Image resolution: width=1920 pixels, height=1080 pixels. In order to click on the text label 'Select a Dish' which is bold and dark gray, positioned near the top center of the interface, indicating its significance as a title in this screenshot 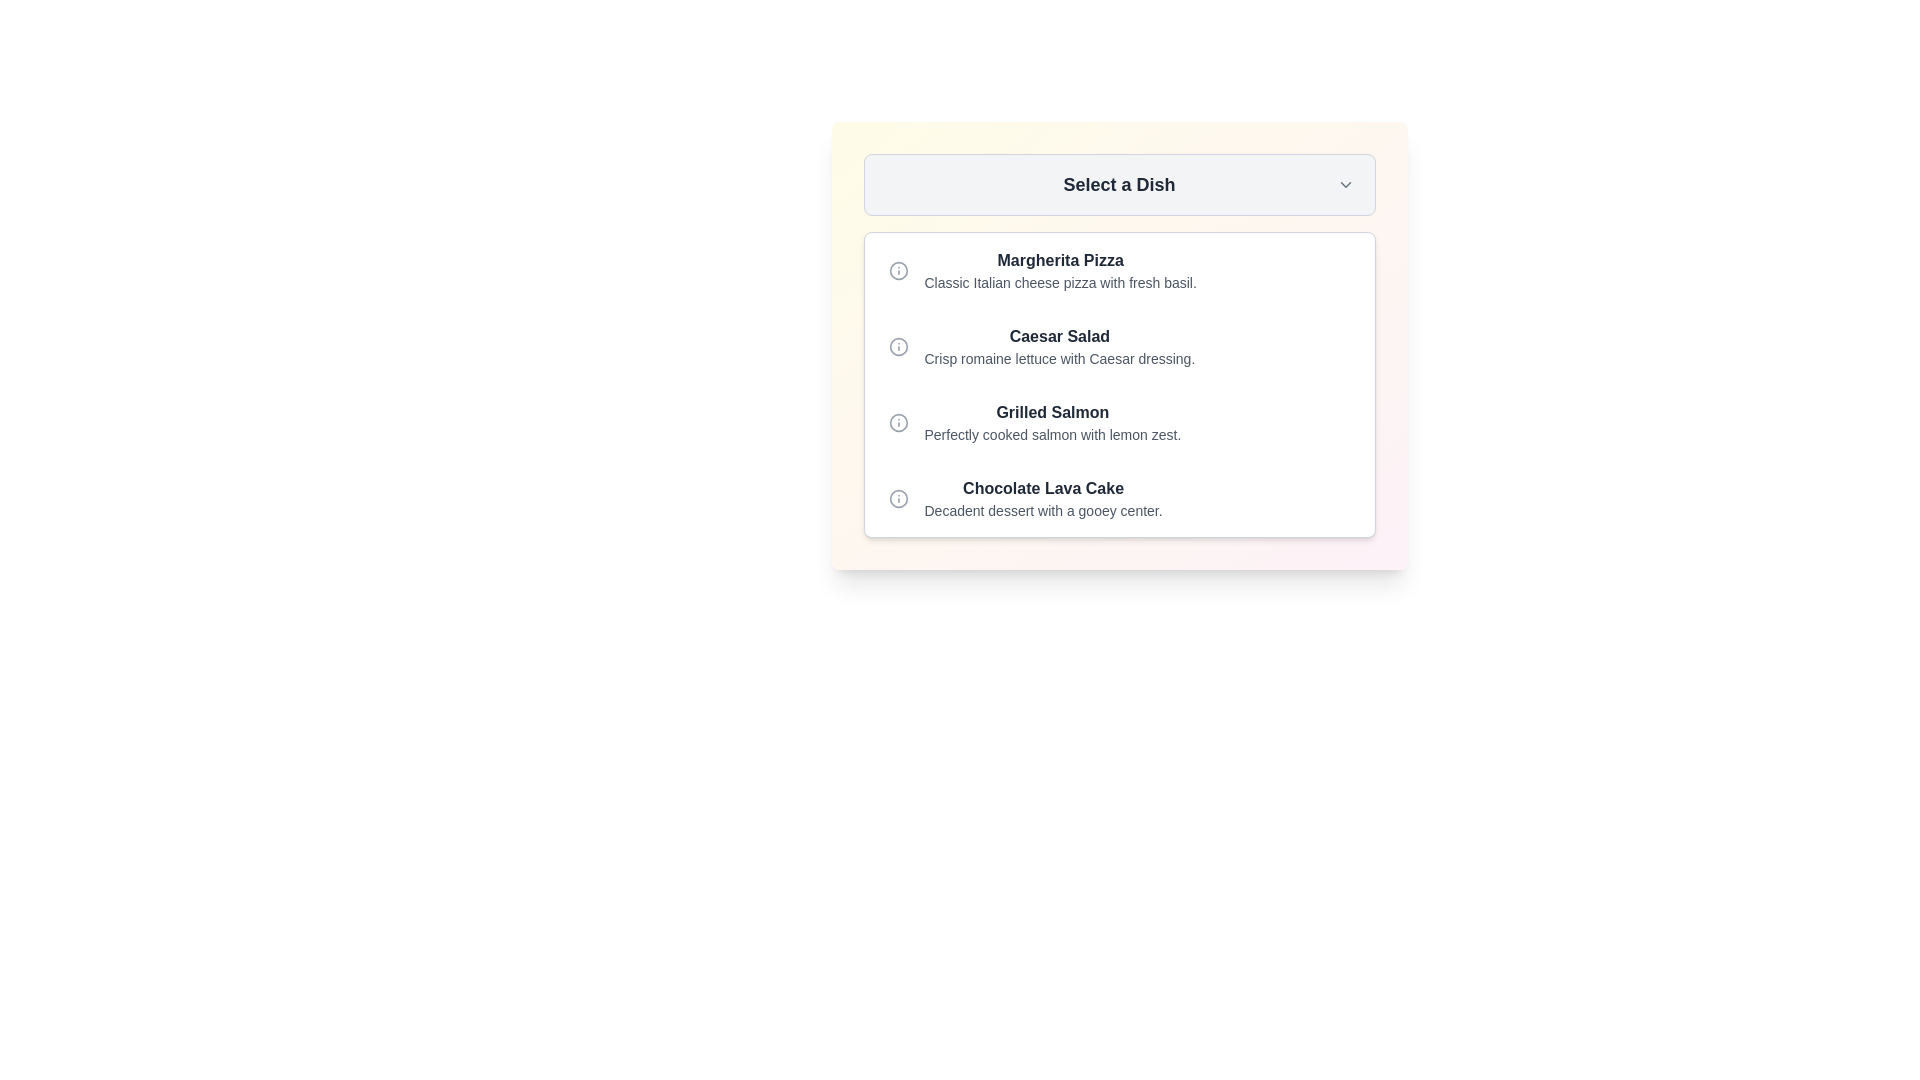, I will do `click(1118, 185)`.